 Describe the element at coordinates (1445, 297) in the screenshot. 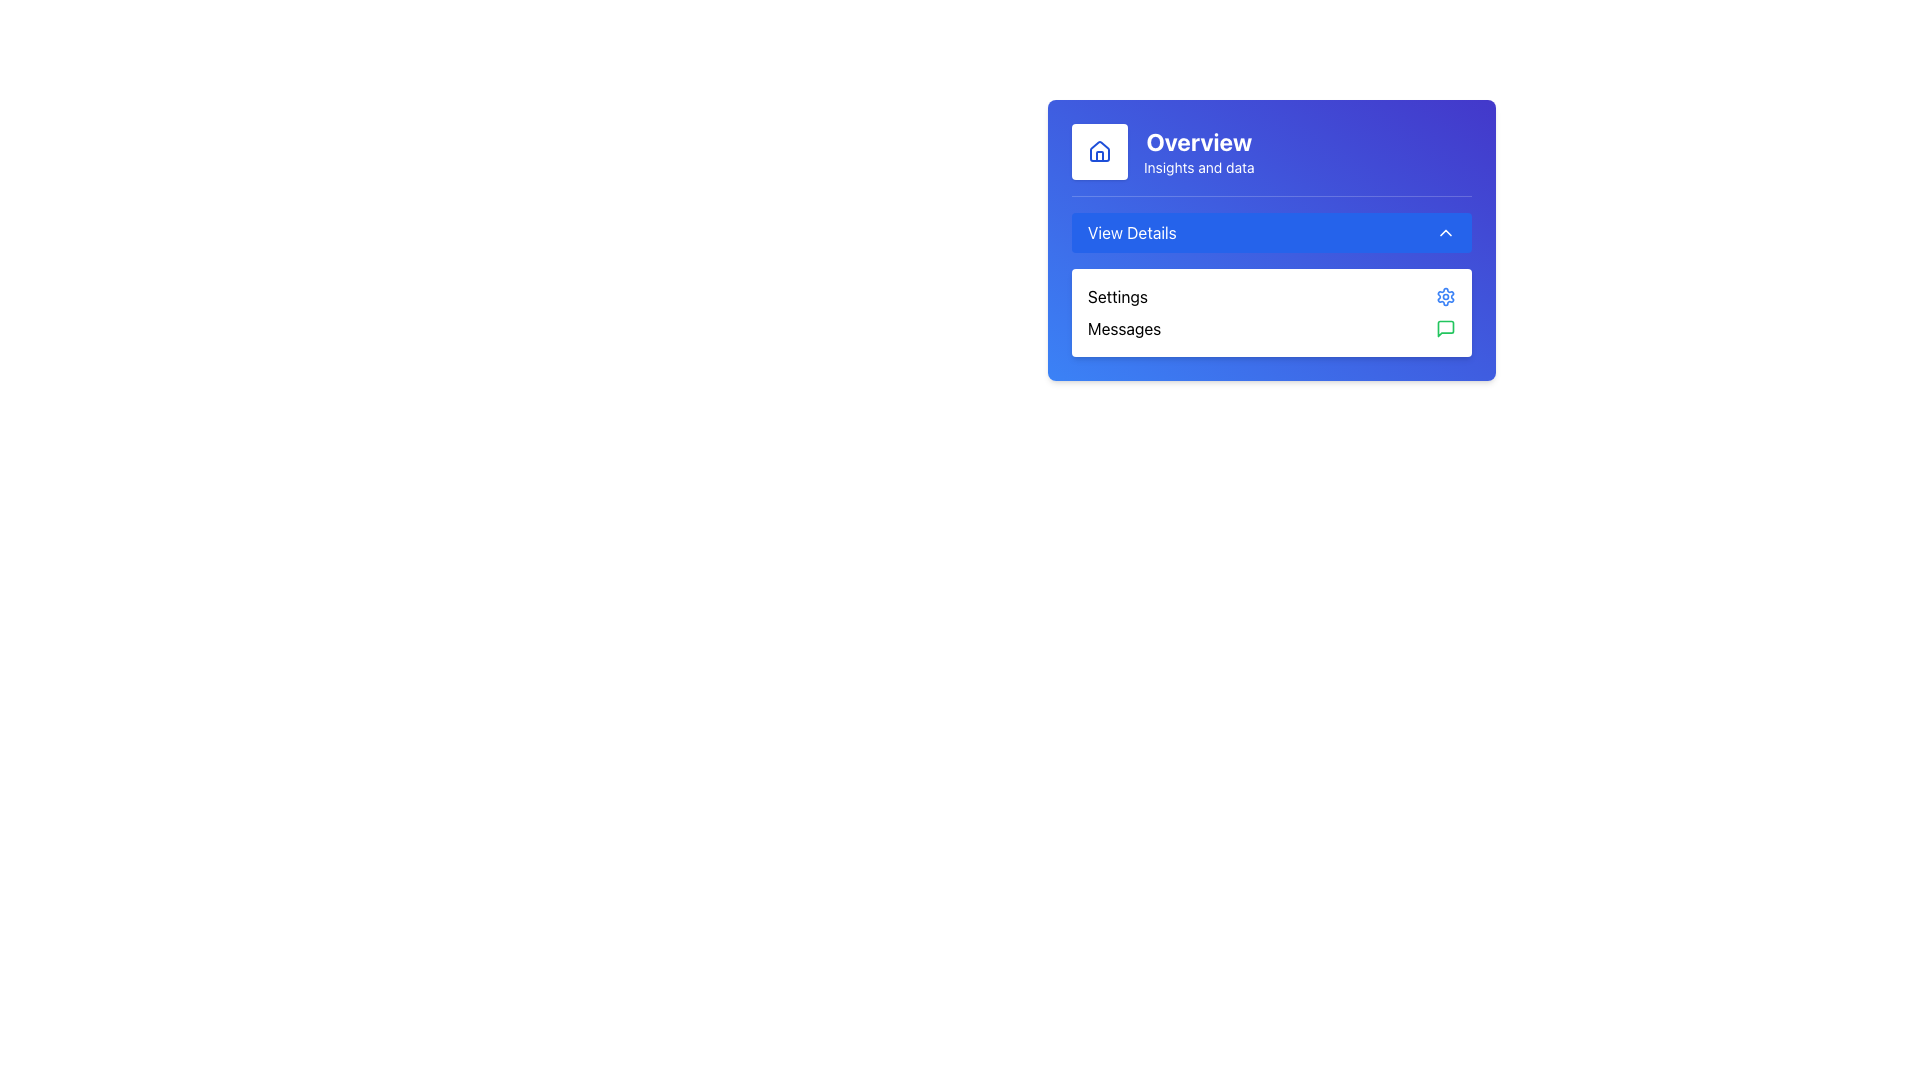

I see `the blue gear icon located to the right of the 'Settings' text` at that location.